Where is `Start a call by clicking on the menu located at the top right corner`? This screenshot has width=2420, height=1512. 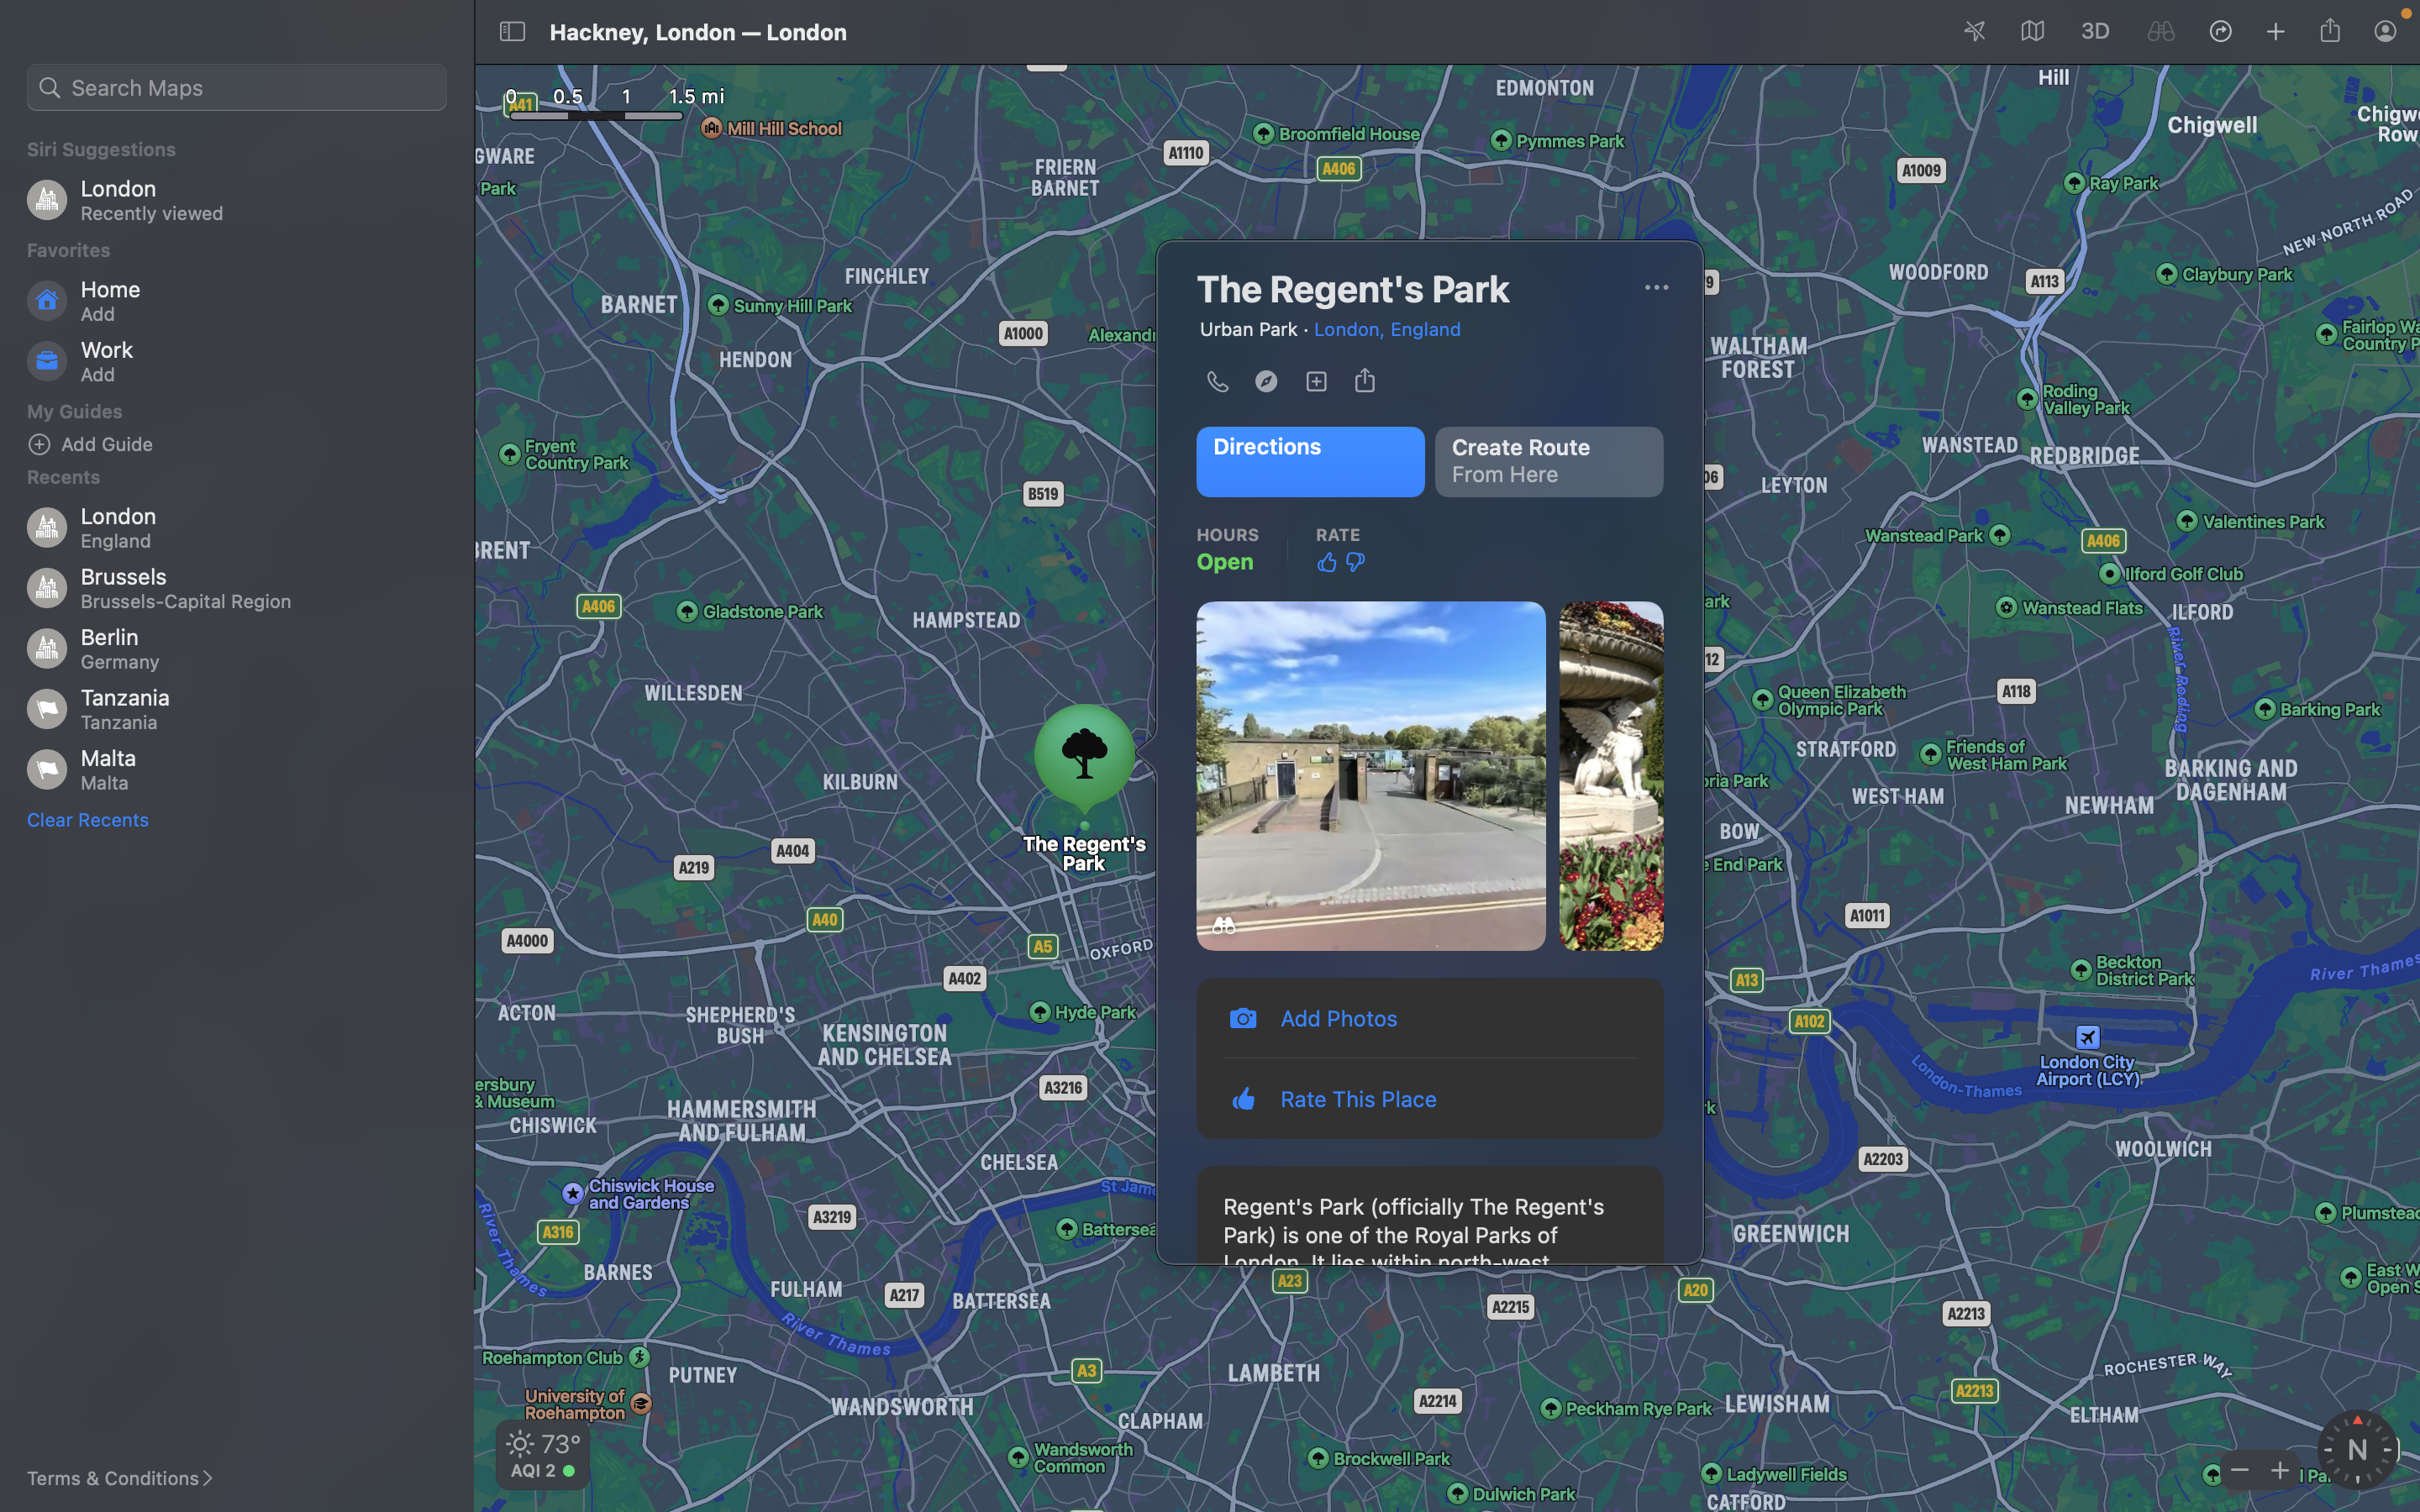
Start a call by clicking on the menu located at the top right corner is located at coordinates (1655, 287).